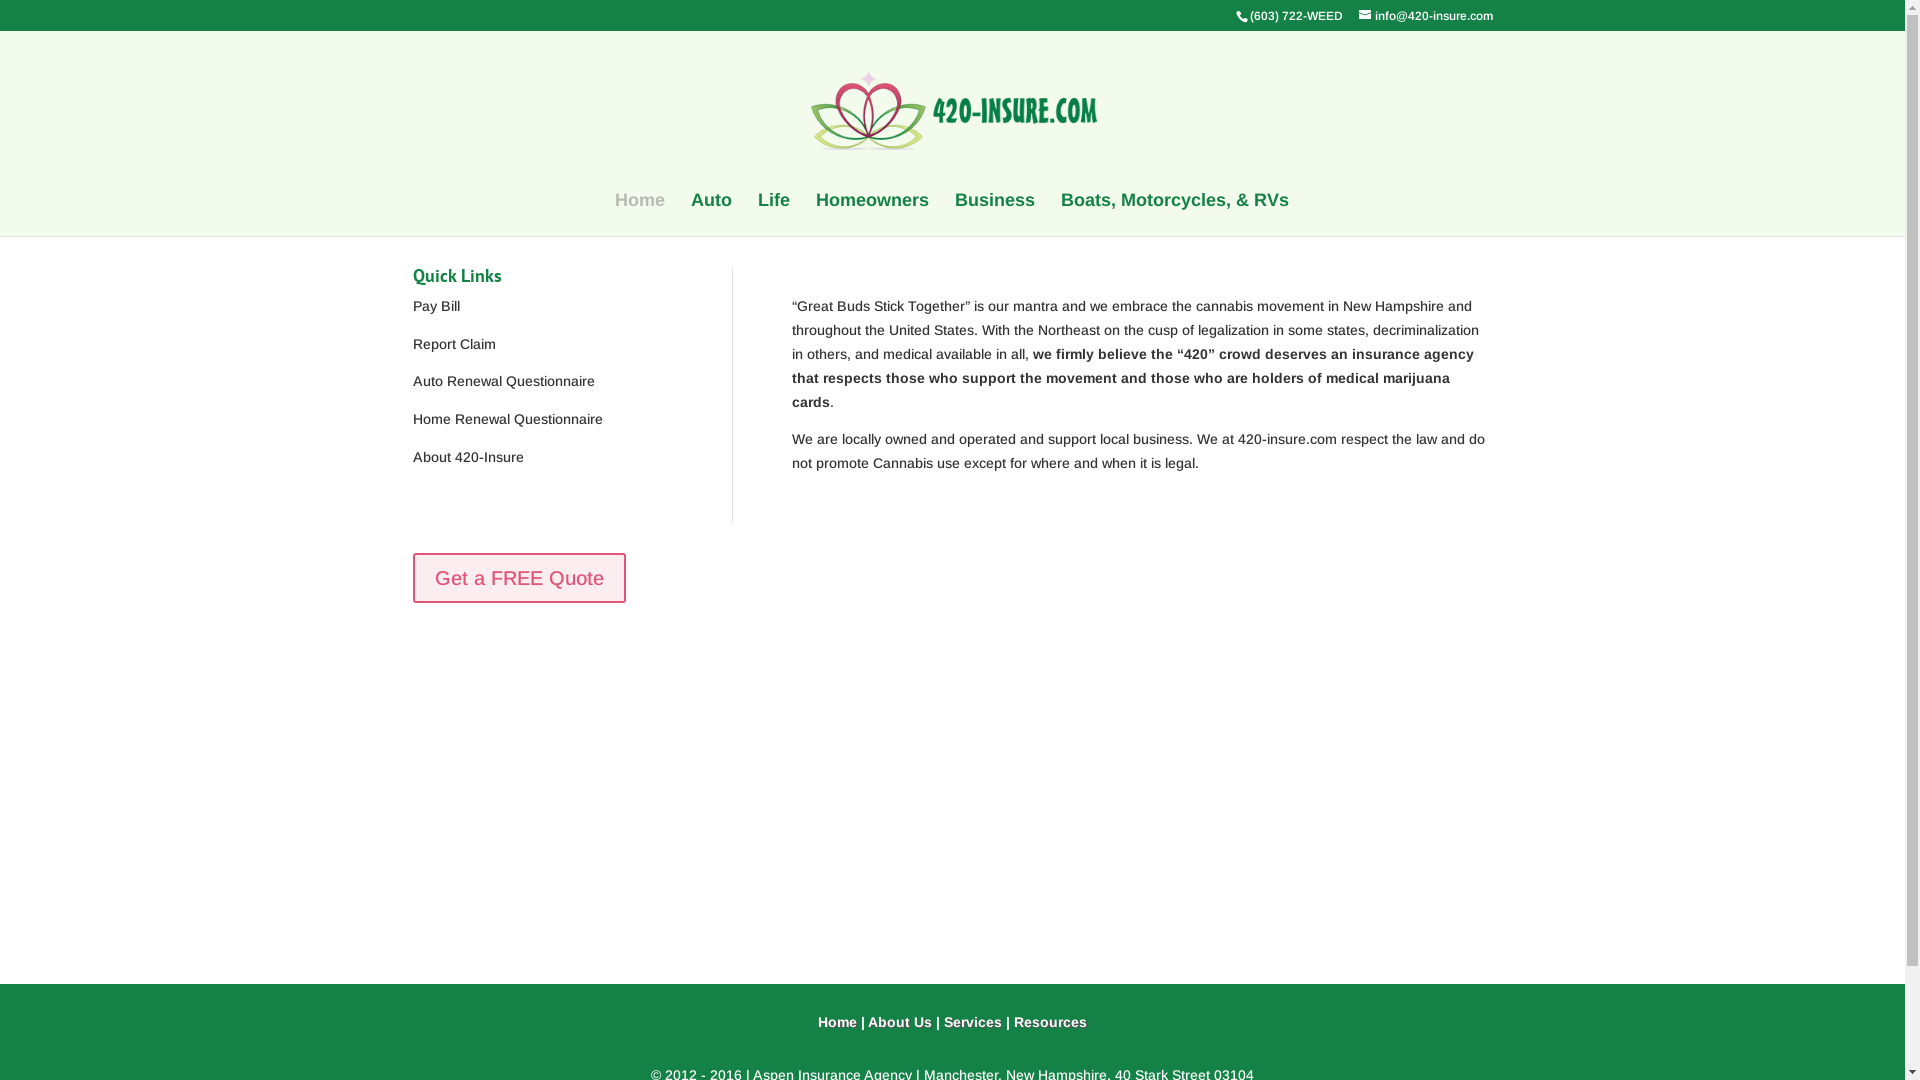  Describe the element at coordinates (993, 214) in the screenshot. I see `'Business'` at that location.